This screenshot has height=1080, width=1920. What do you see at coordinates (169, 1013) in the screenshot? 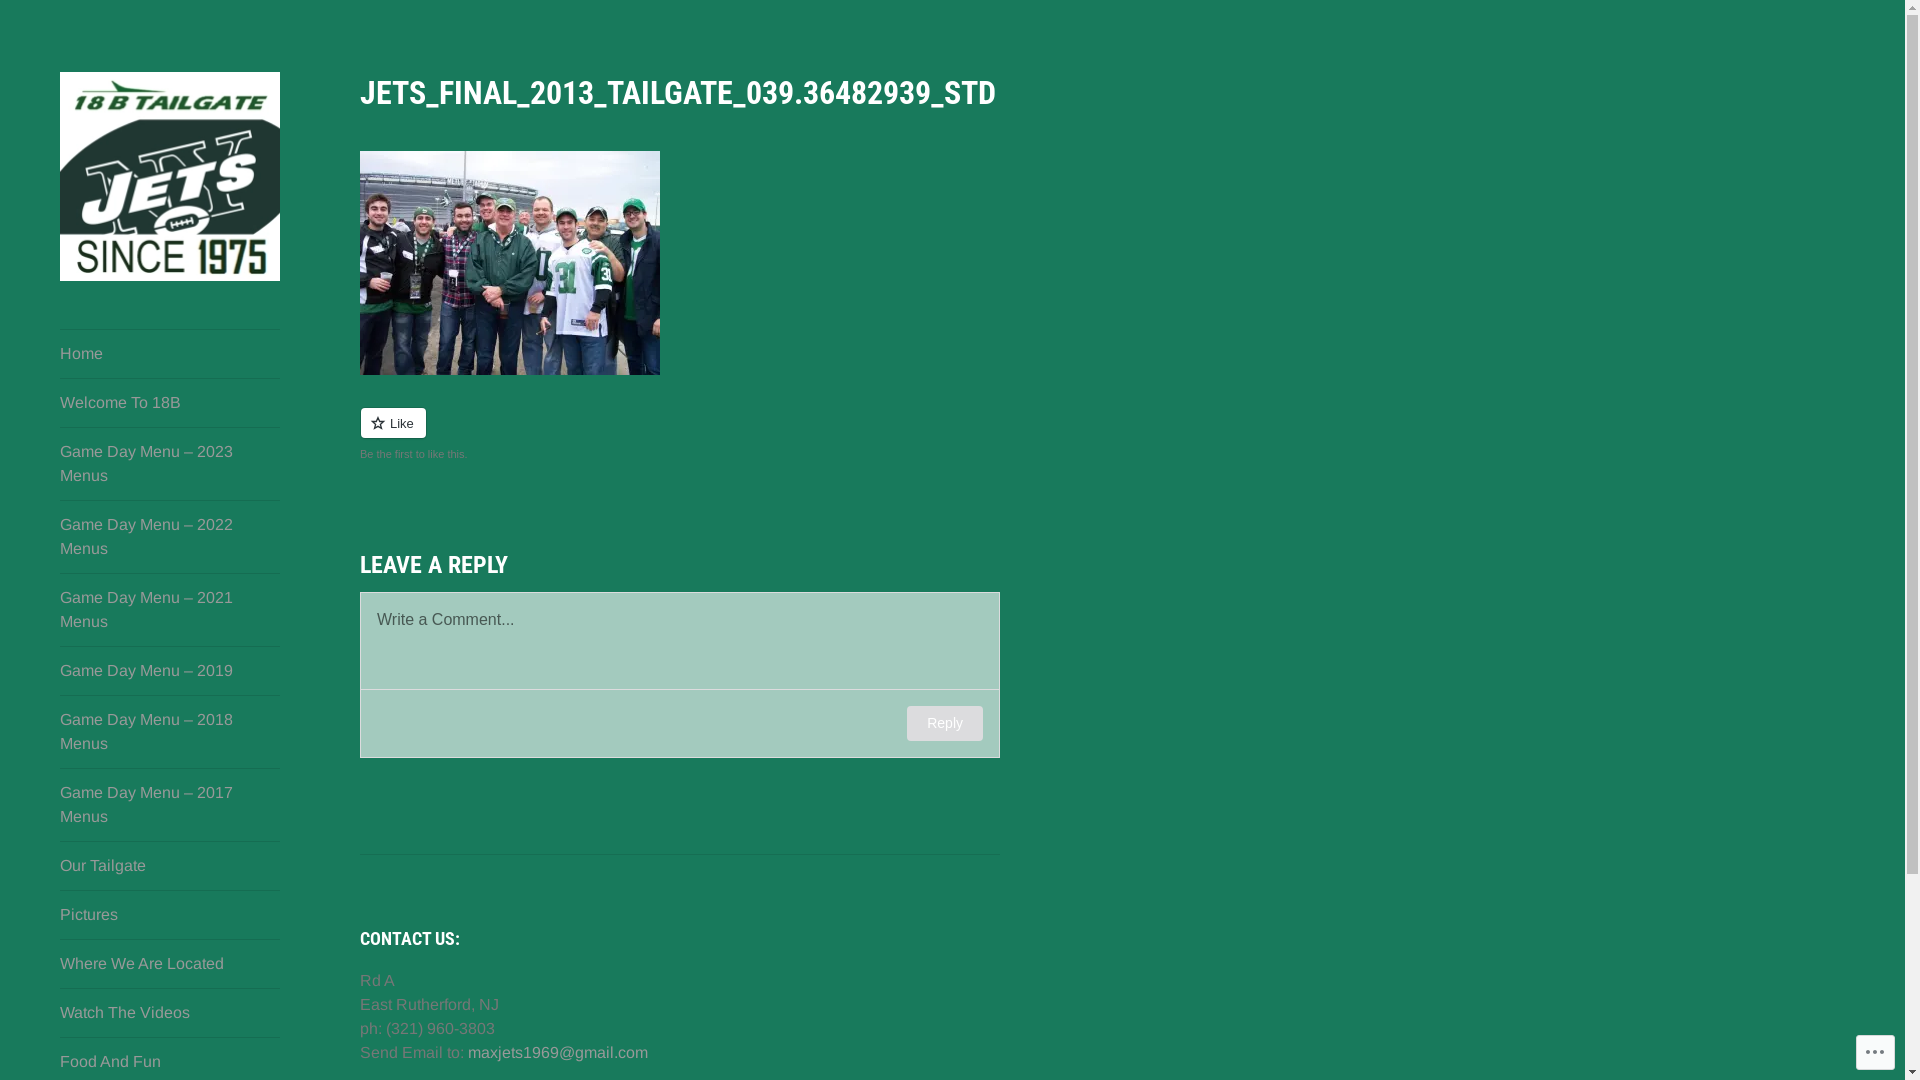
I see `'Watch The Videos'` at bounding box center [169, 1013].